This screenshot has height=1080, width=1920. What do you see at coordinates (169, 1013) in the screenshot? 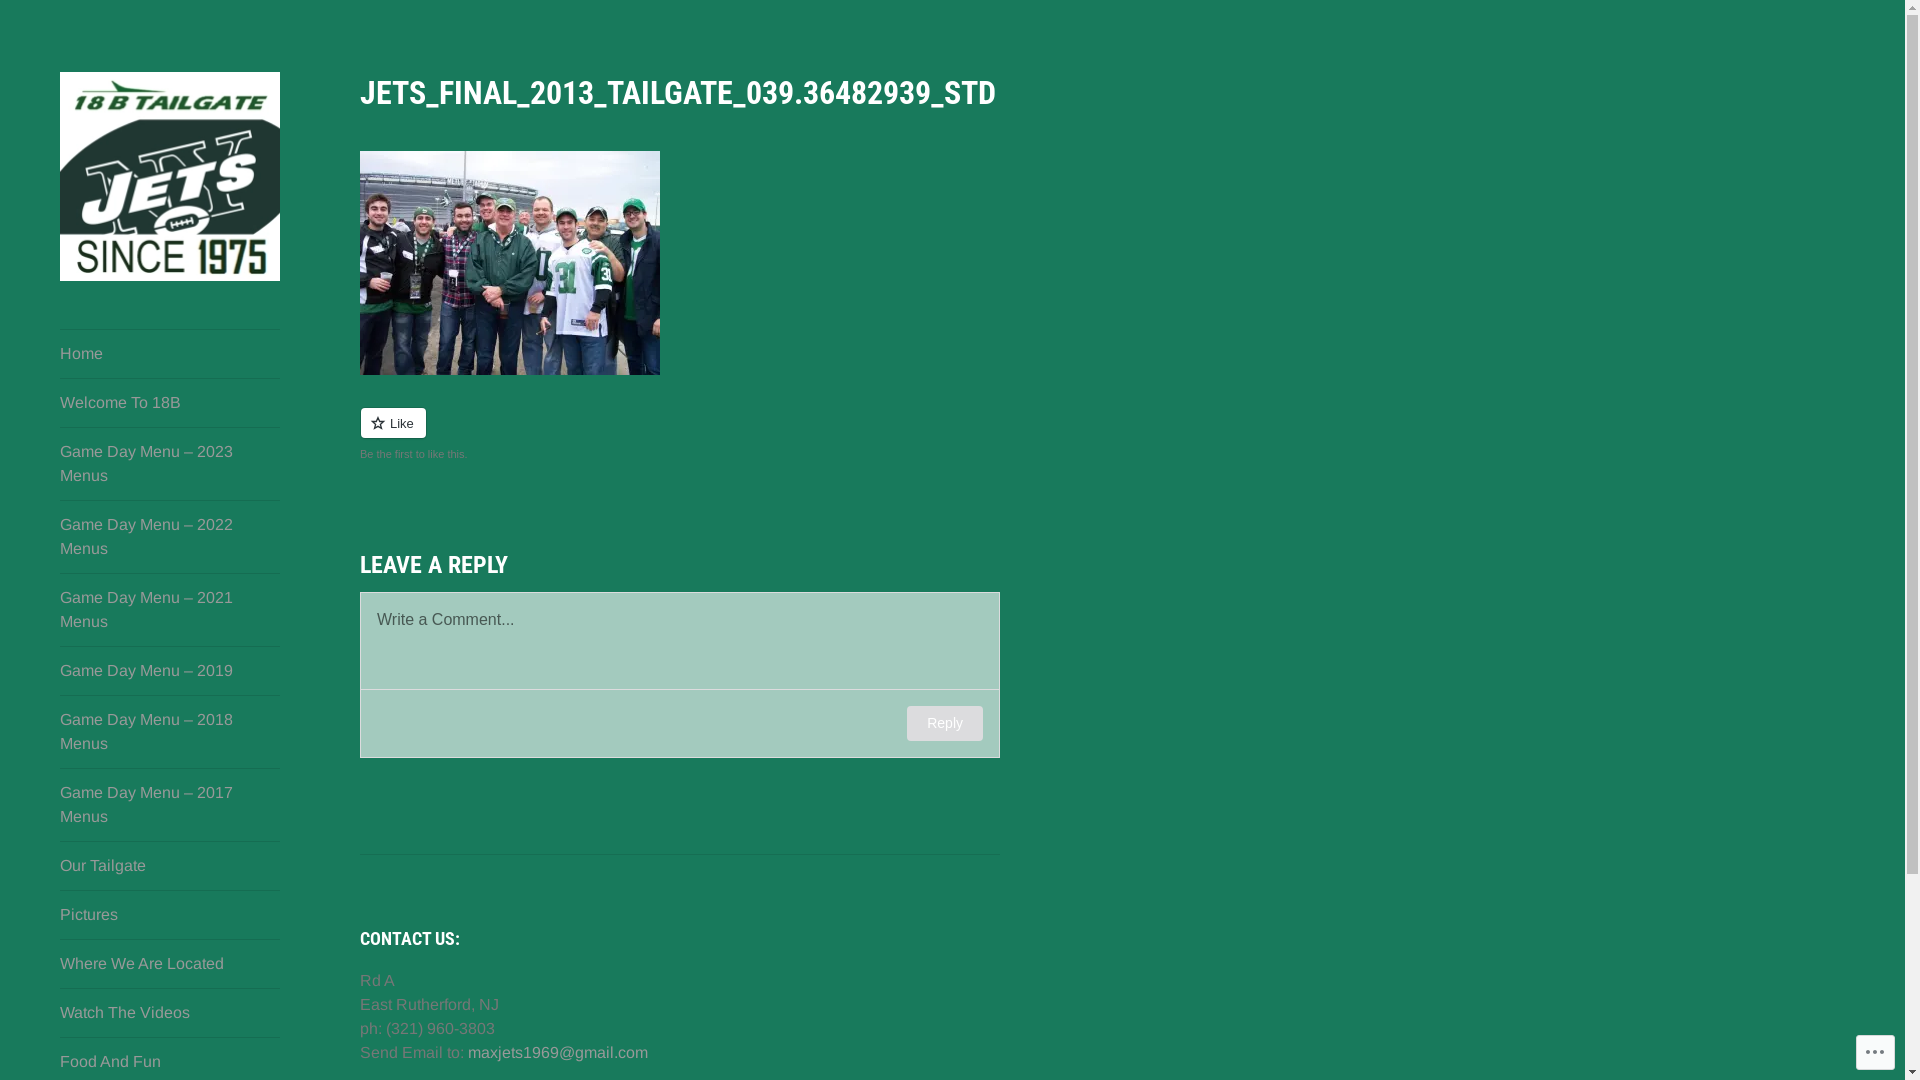
I see `'Watch The Videos'` at bounding box center [169, 1013].